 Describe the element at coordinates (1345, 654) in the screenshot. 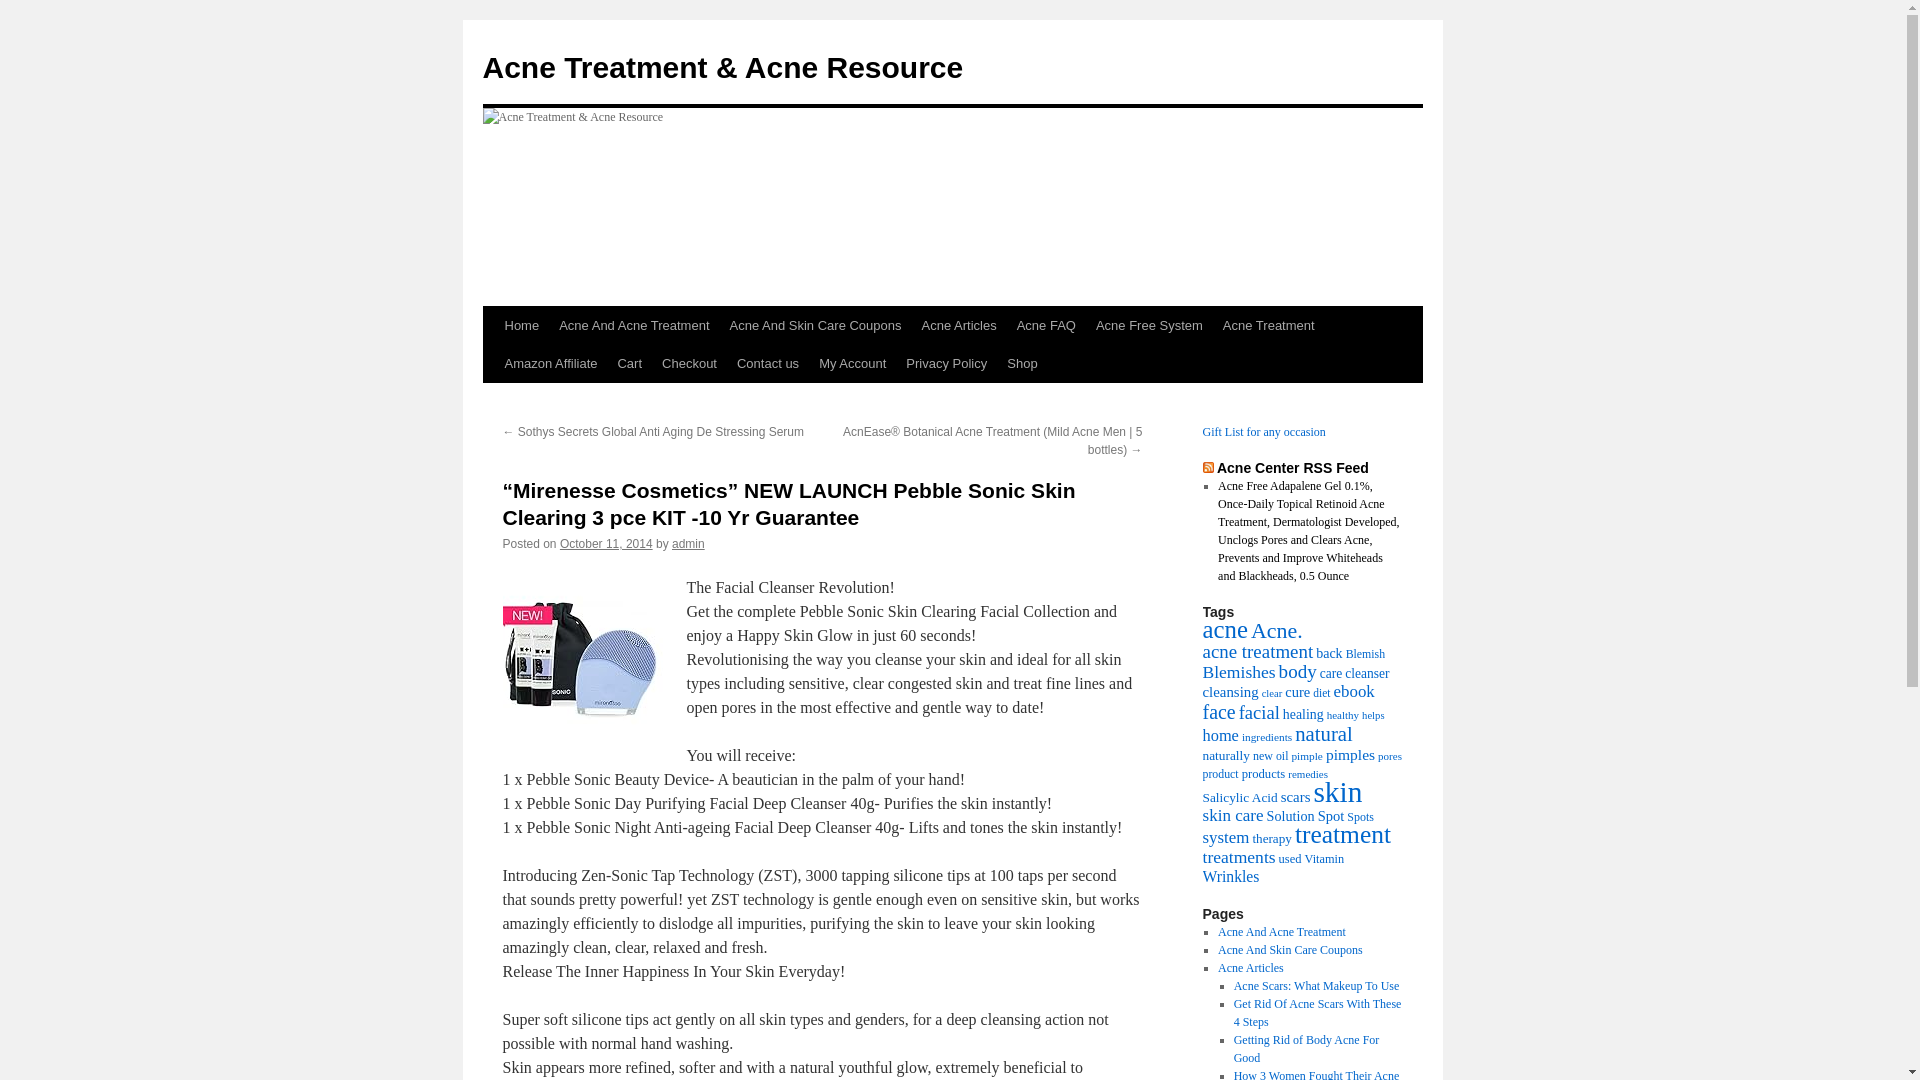

I see `'Blemish'` at that location.